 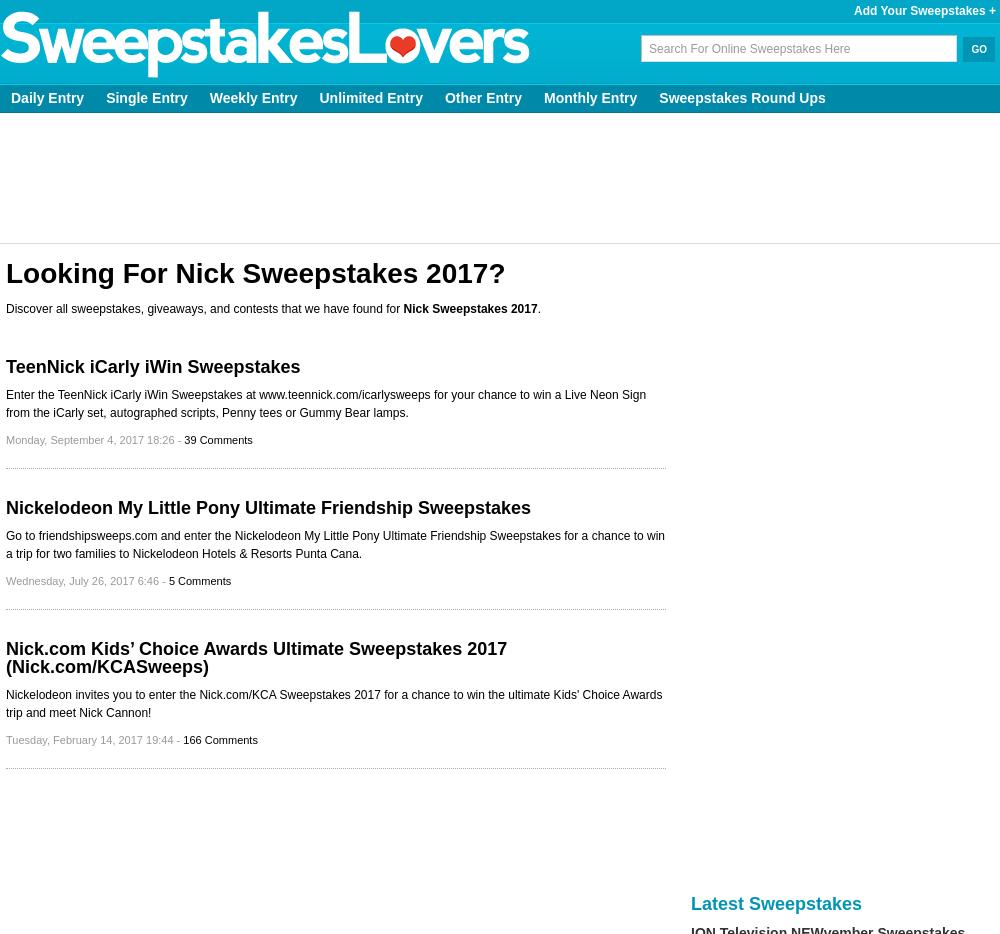 What do you see at coordinates (256, 657) in the screenshot?
I see `'Nick.com Kids’ Choice Awards Ultimate Sweepstakes 2017 (Nick.com/KCASweeps)'` at bounding box center [256, 657].